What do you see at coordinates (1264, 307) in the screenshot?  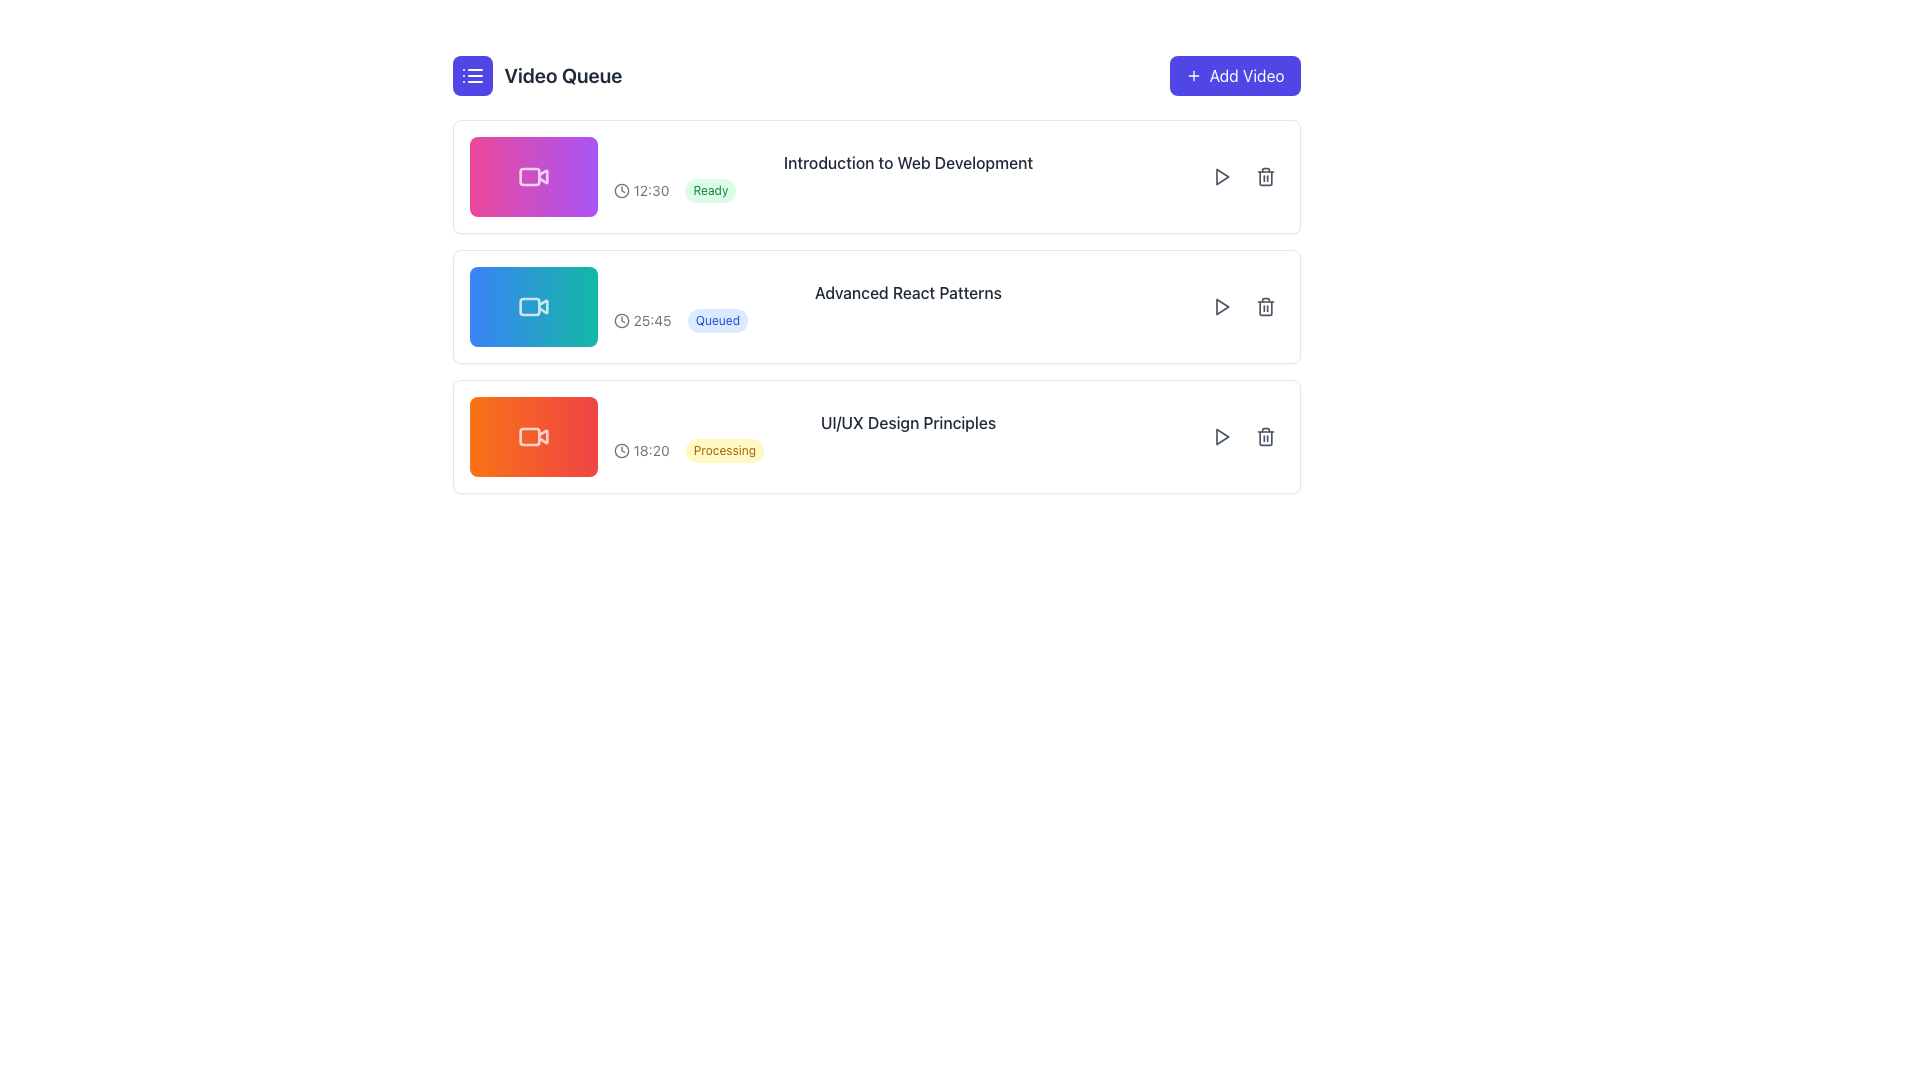 I see `the trash can icon button with a thin, rounded outline located at the end of the second list item for 'Advanced React Patterns'` at bounding box center [1264, 307].